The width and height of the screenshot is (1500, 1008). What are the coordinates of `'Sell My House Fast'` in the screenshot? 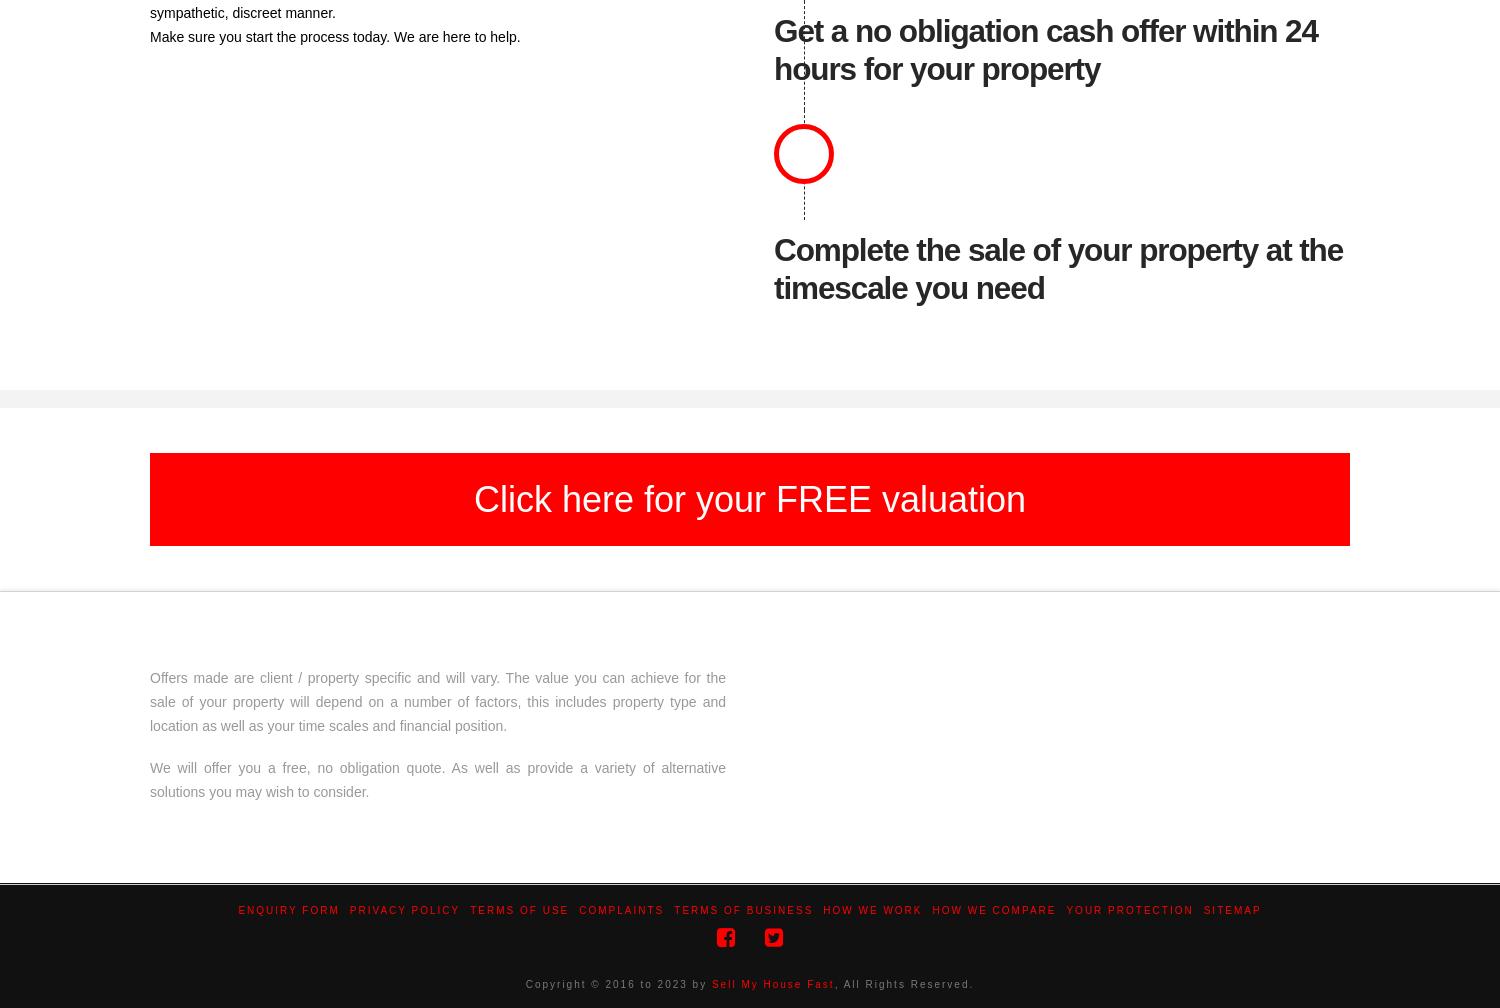 It's located at (710, 984).